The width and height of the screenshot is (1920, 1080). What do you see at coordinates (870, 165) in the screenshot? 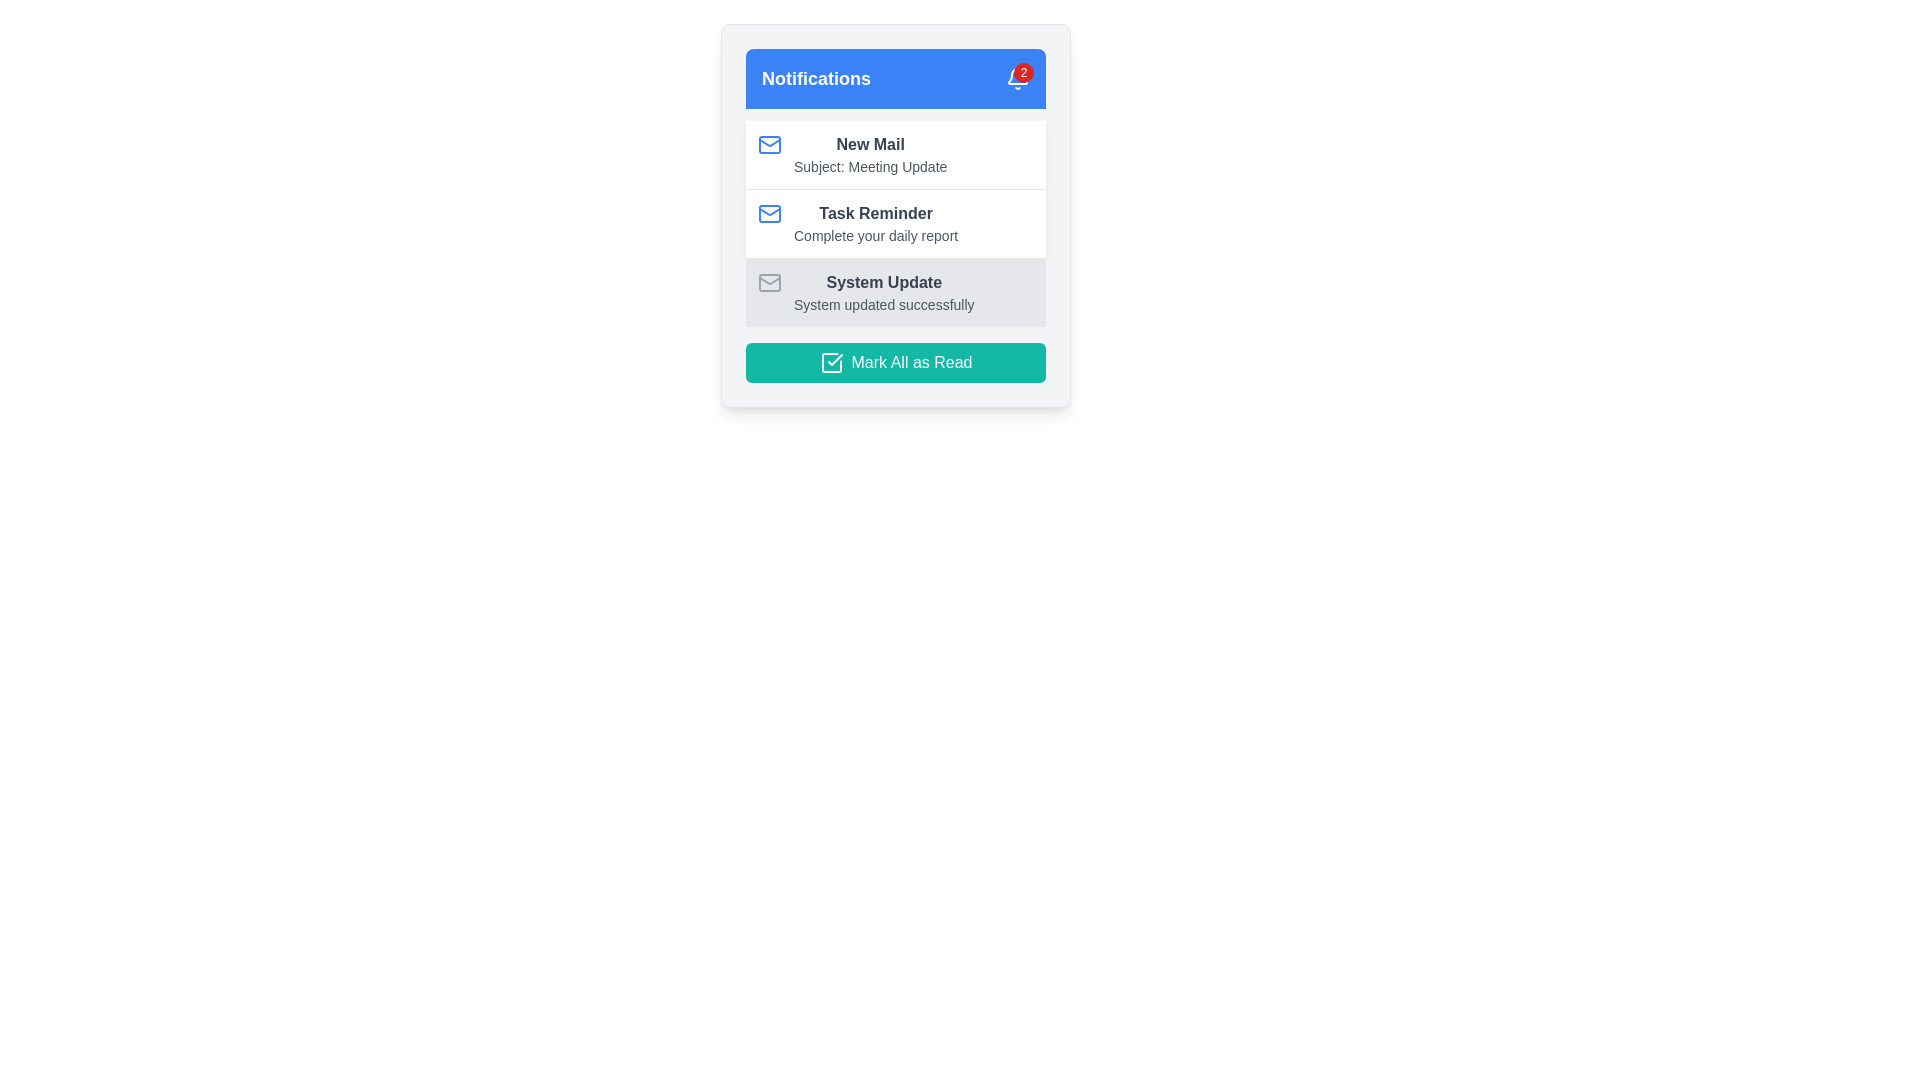
I see `the static text label that provides information about the email titled 'New Mail', located below the 'New Mail' text in the notifications panel` at bounding box center [870, 165].